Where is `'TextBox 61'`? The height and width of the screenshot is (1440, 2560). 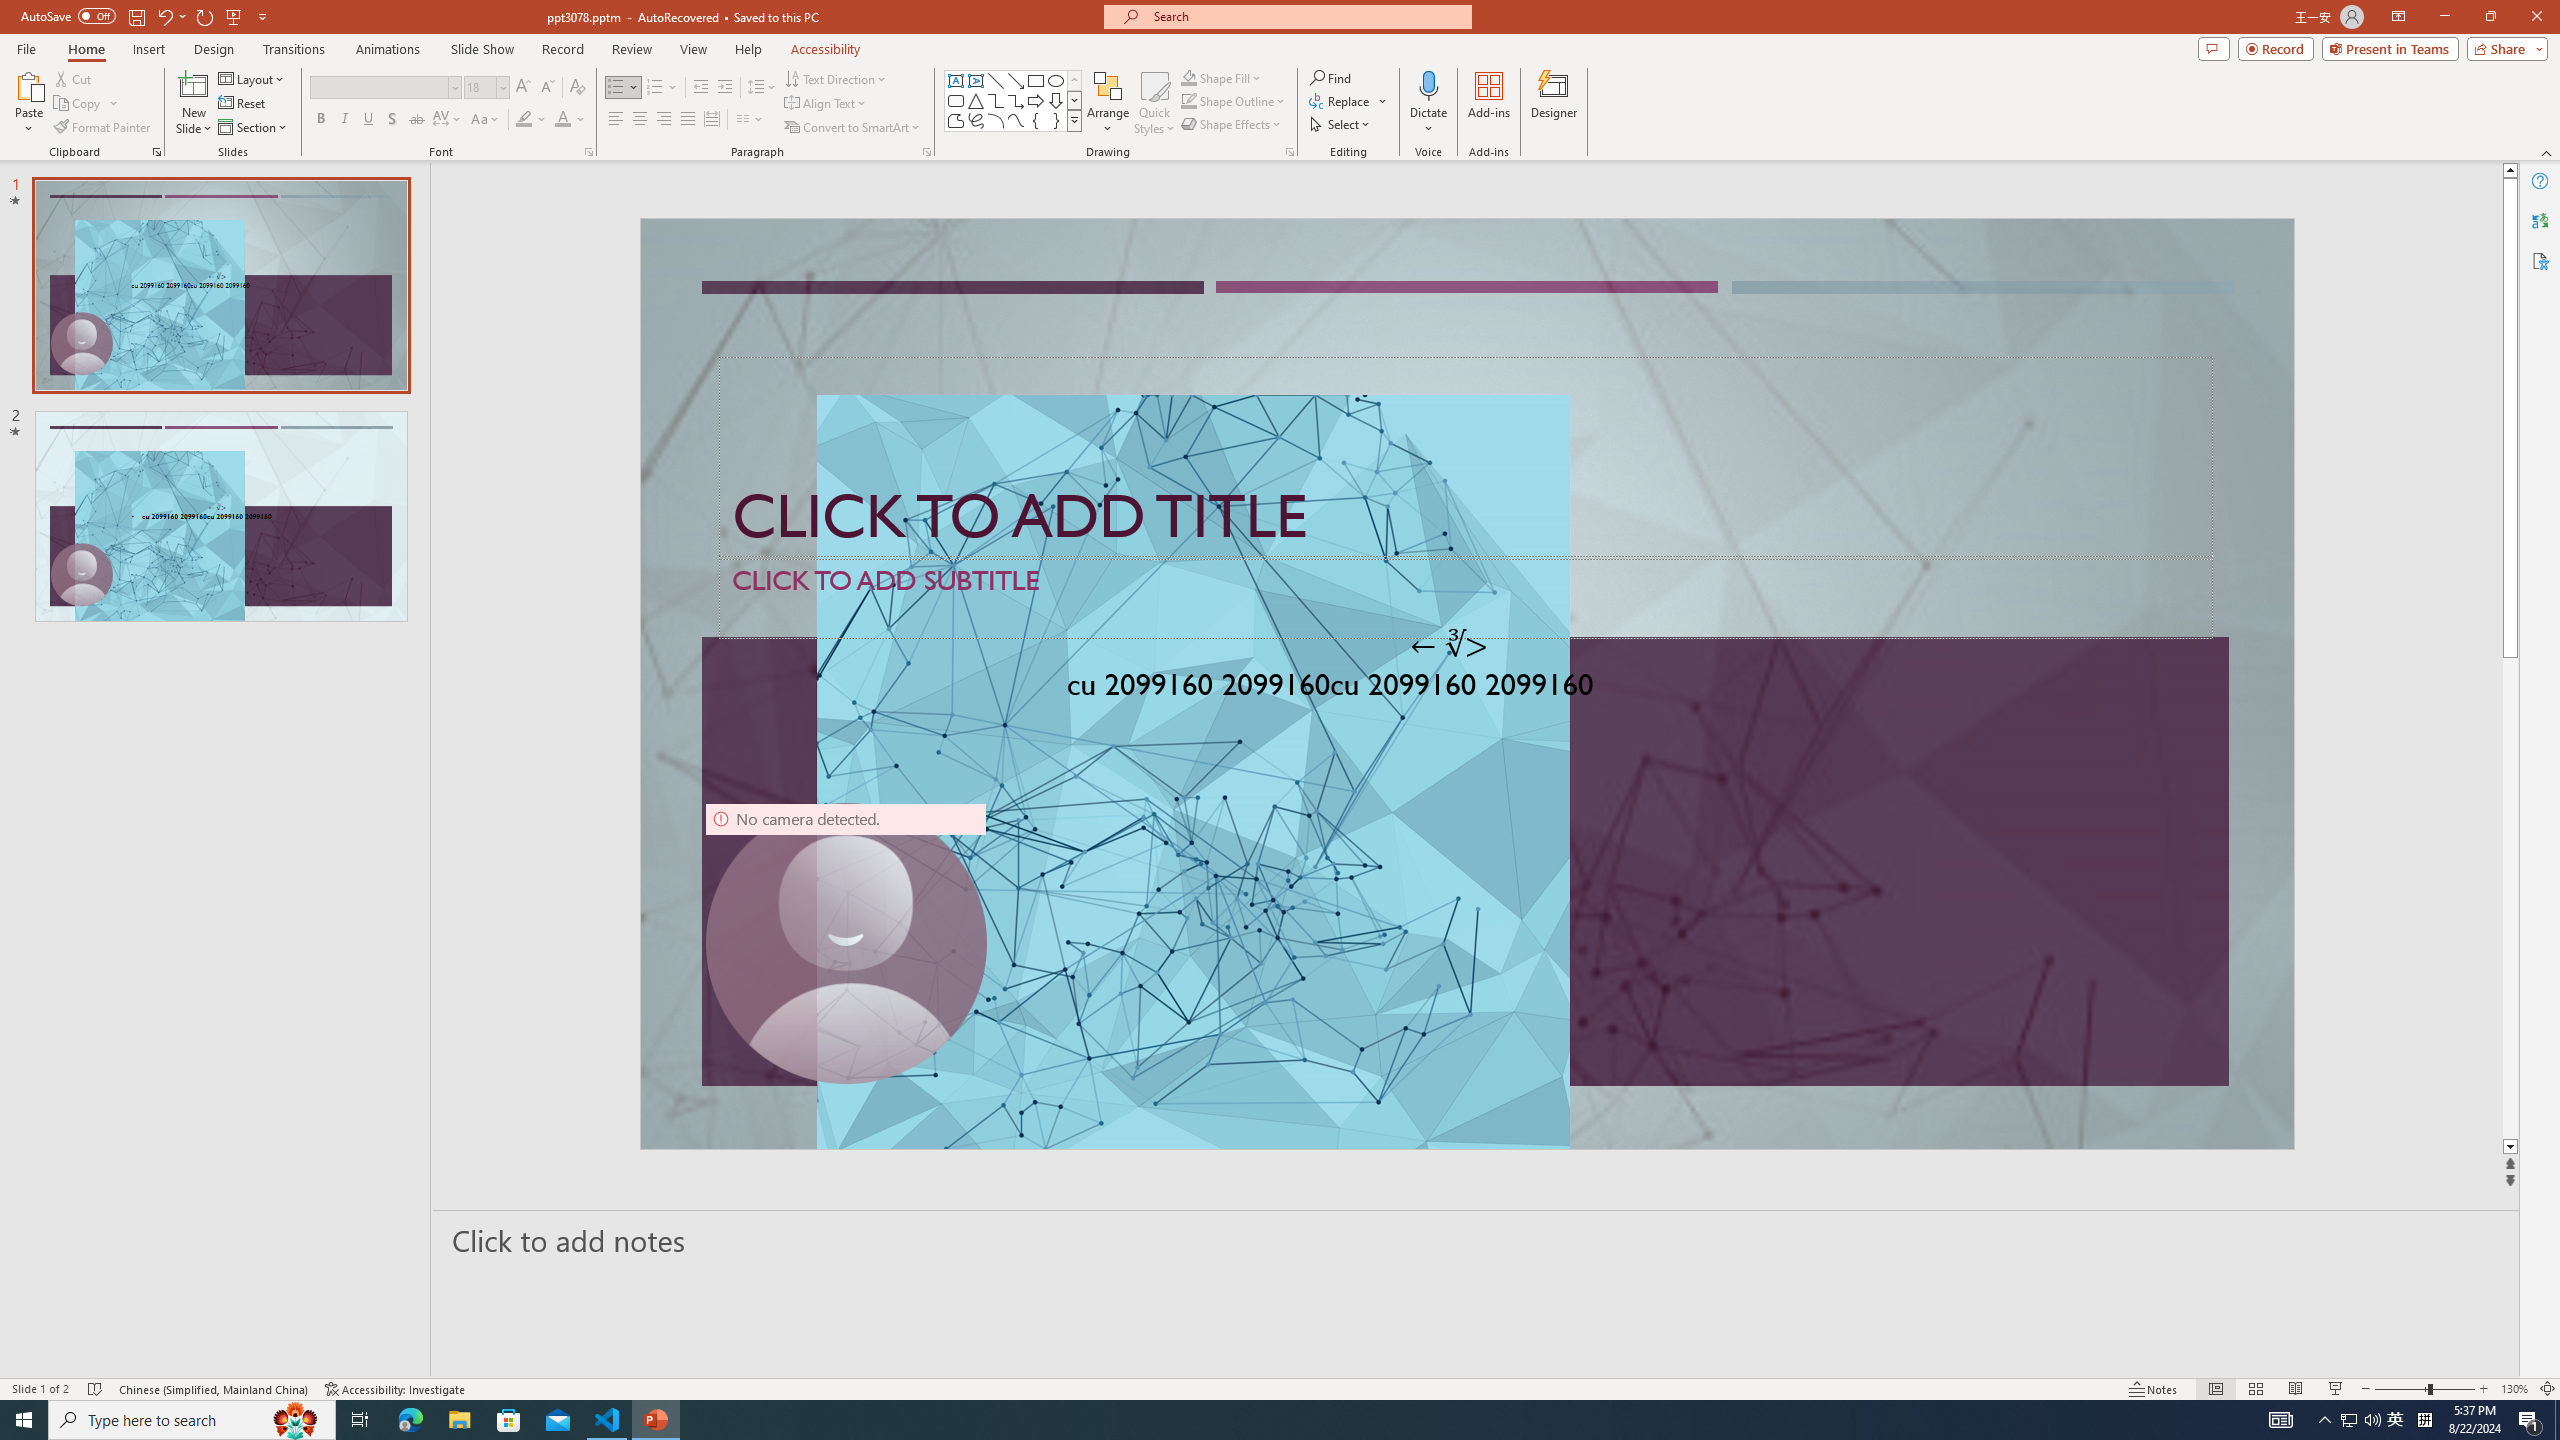
'TextBox 61' is located at coordinates (1463, 688).